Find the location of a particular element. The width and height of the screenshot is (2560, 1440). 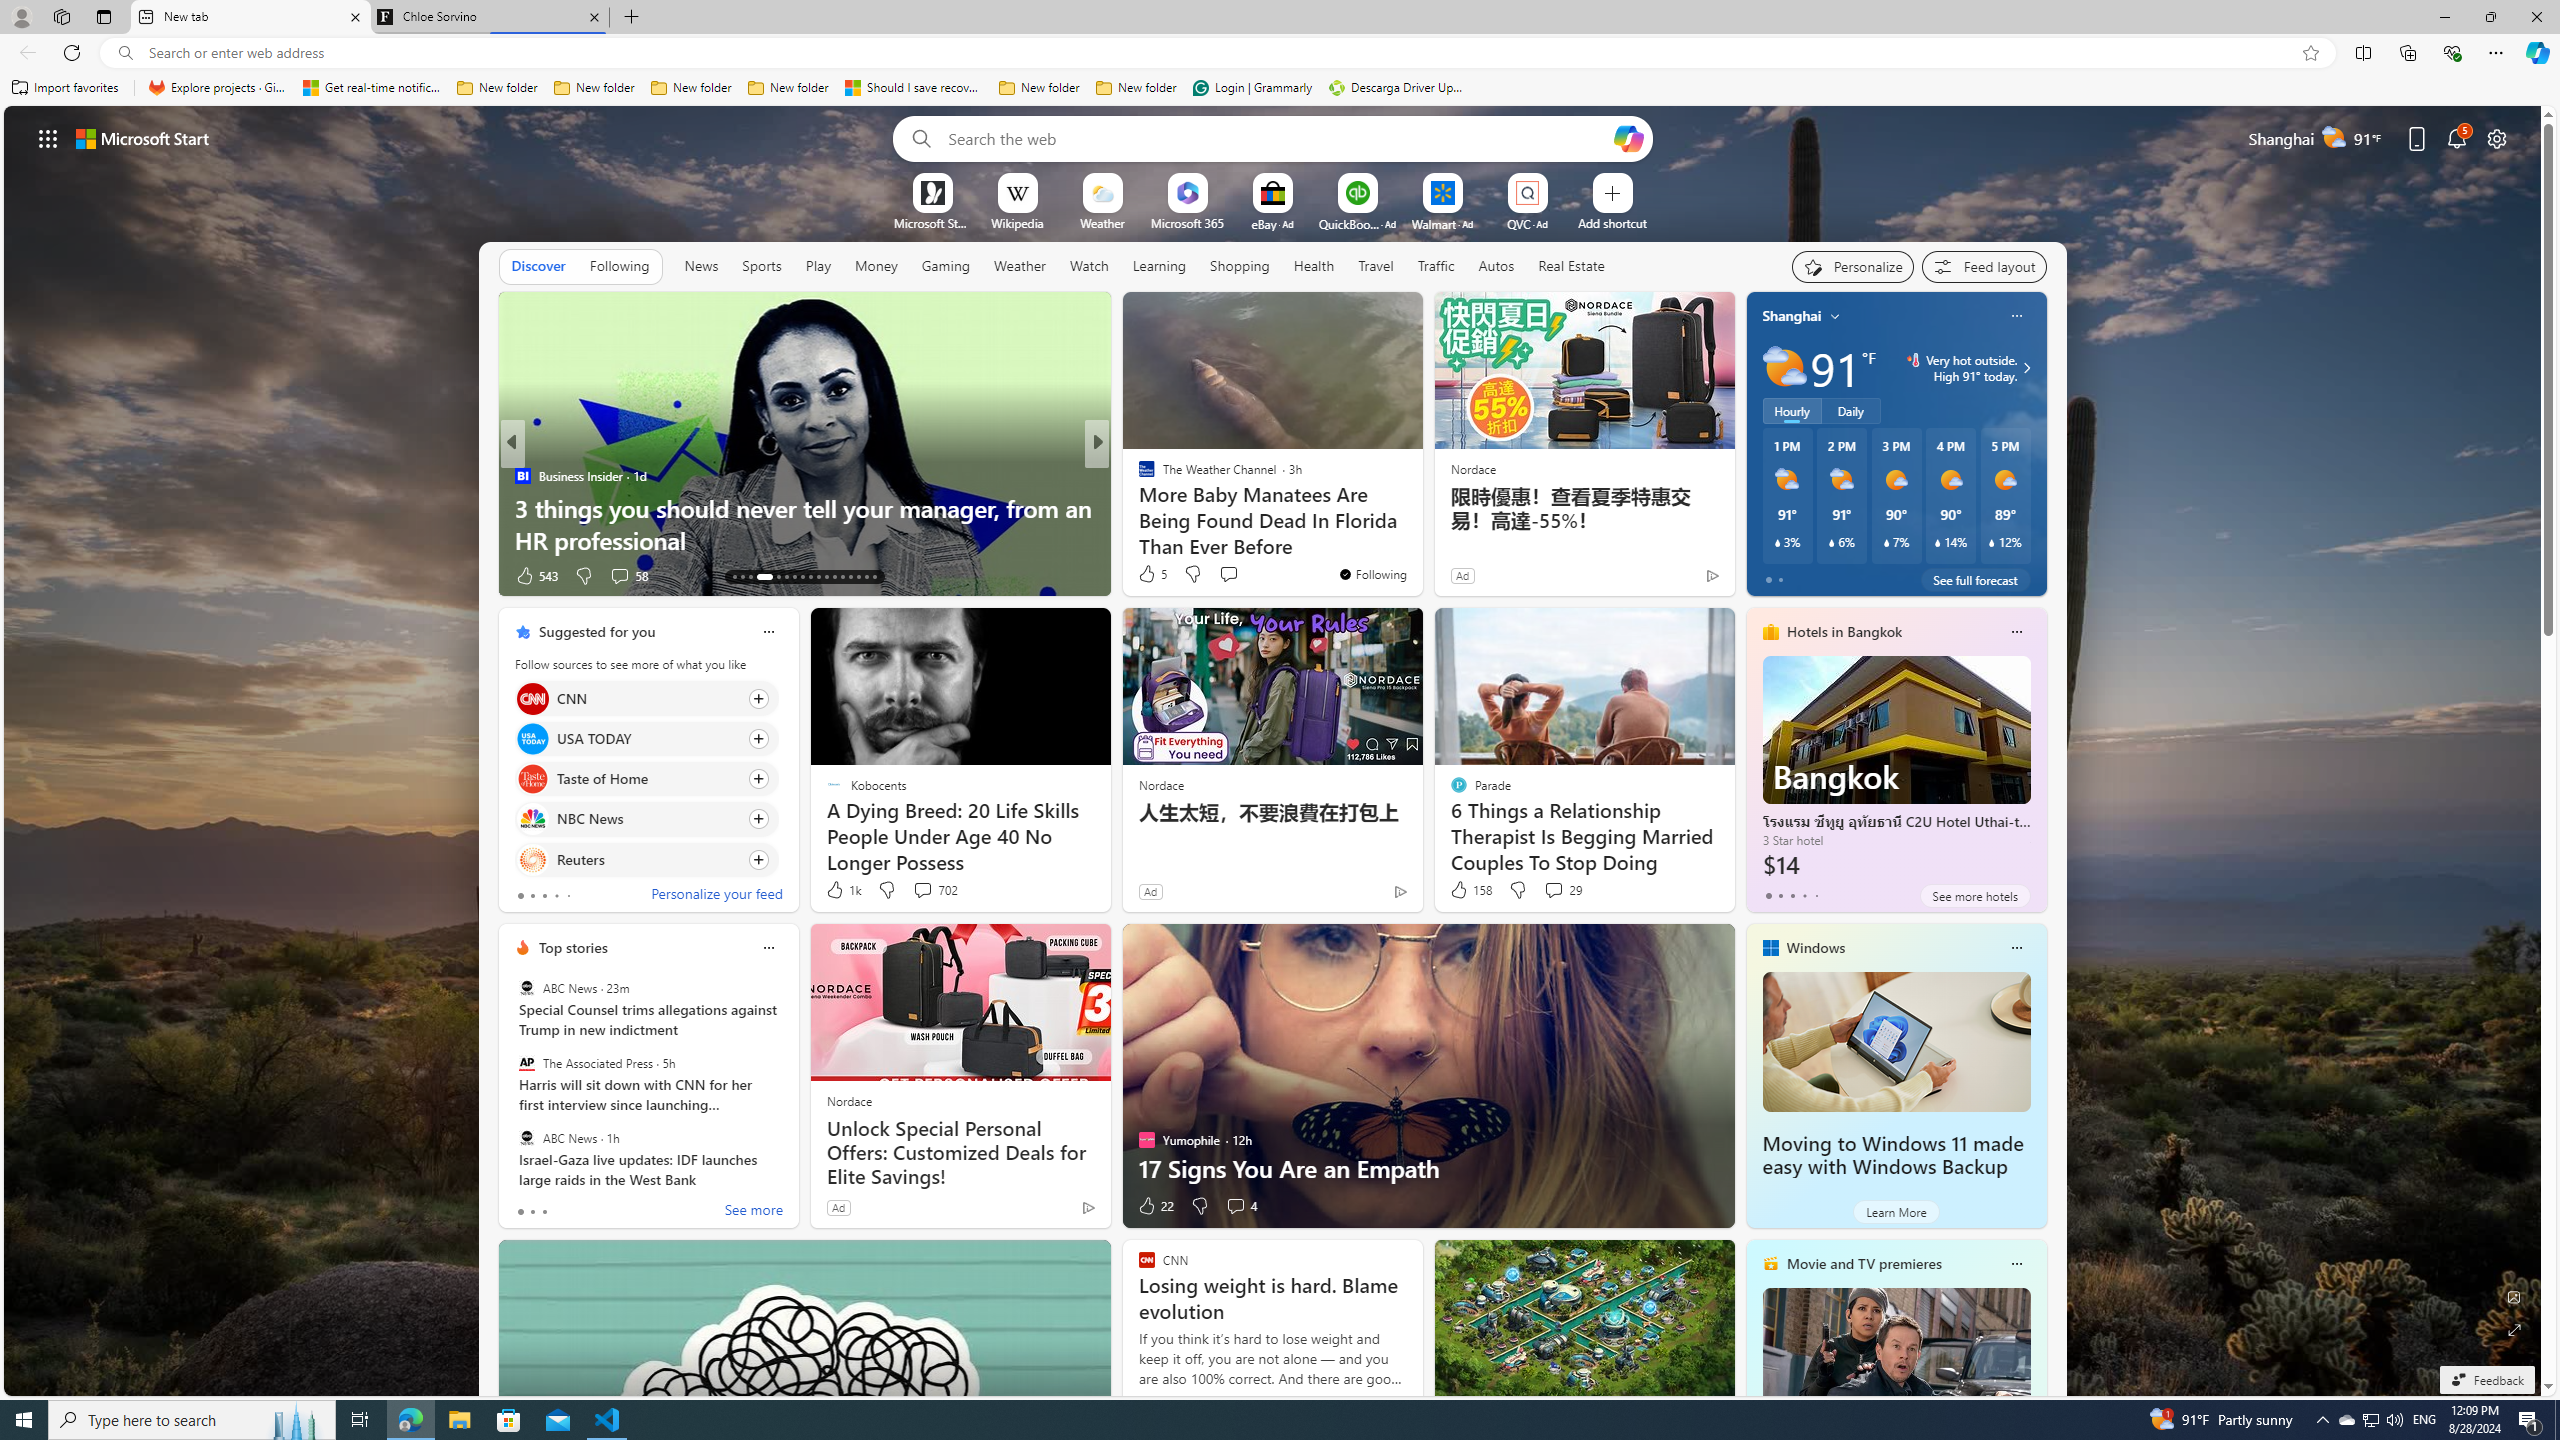

'AutomationID: tab-23' is located at coordinates (826, 577).